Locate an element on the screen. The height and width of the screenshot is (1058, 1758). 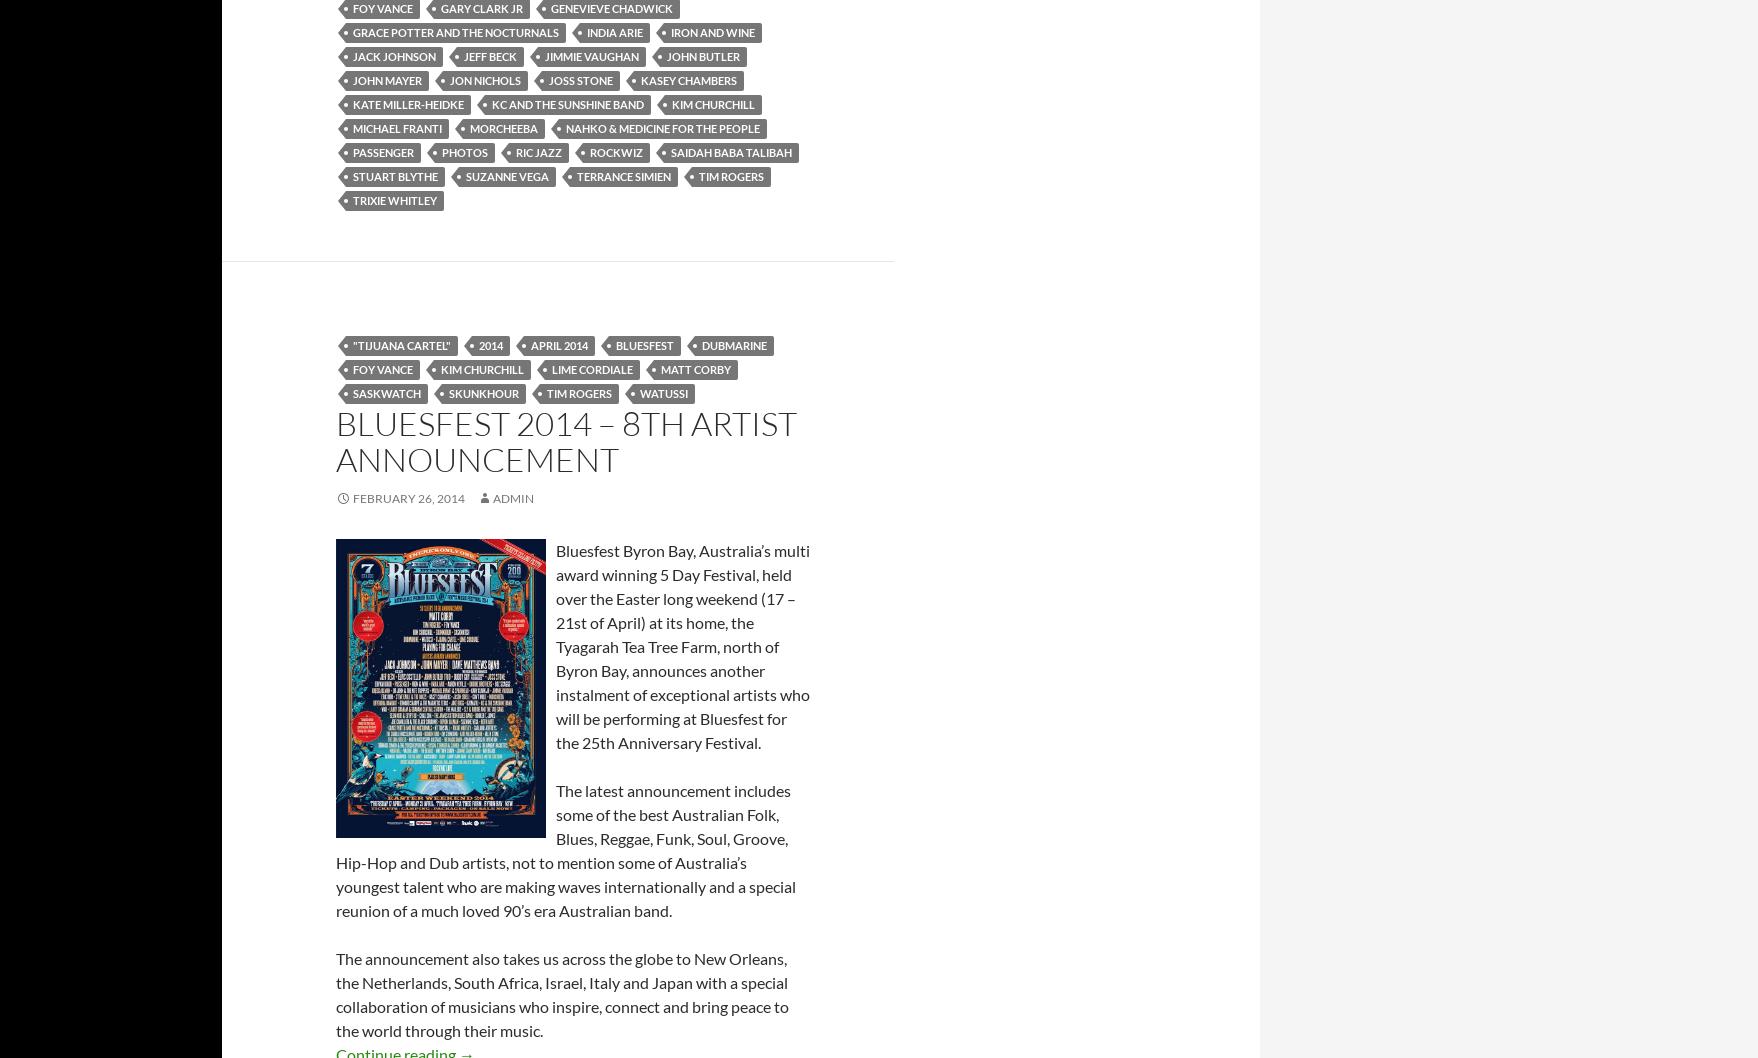
'Grace Potter and the Nocturnals' is located at coordinates (455, 31).